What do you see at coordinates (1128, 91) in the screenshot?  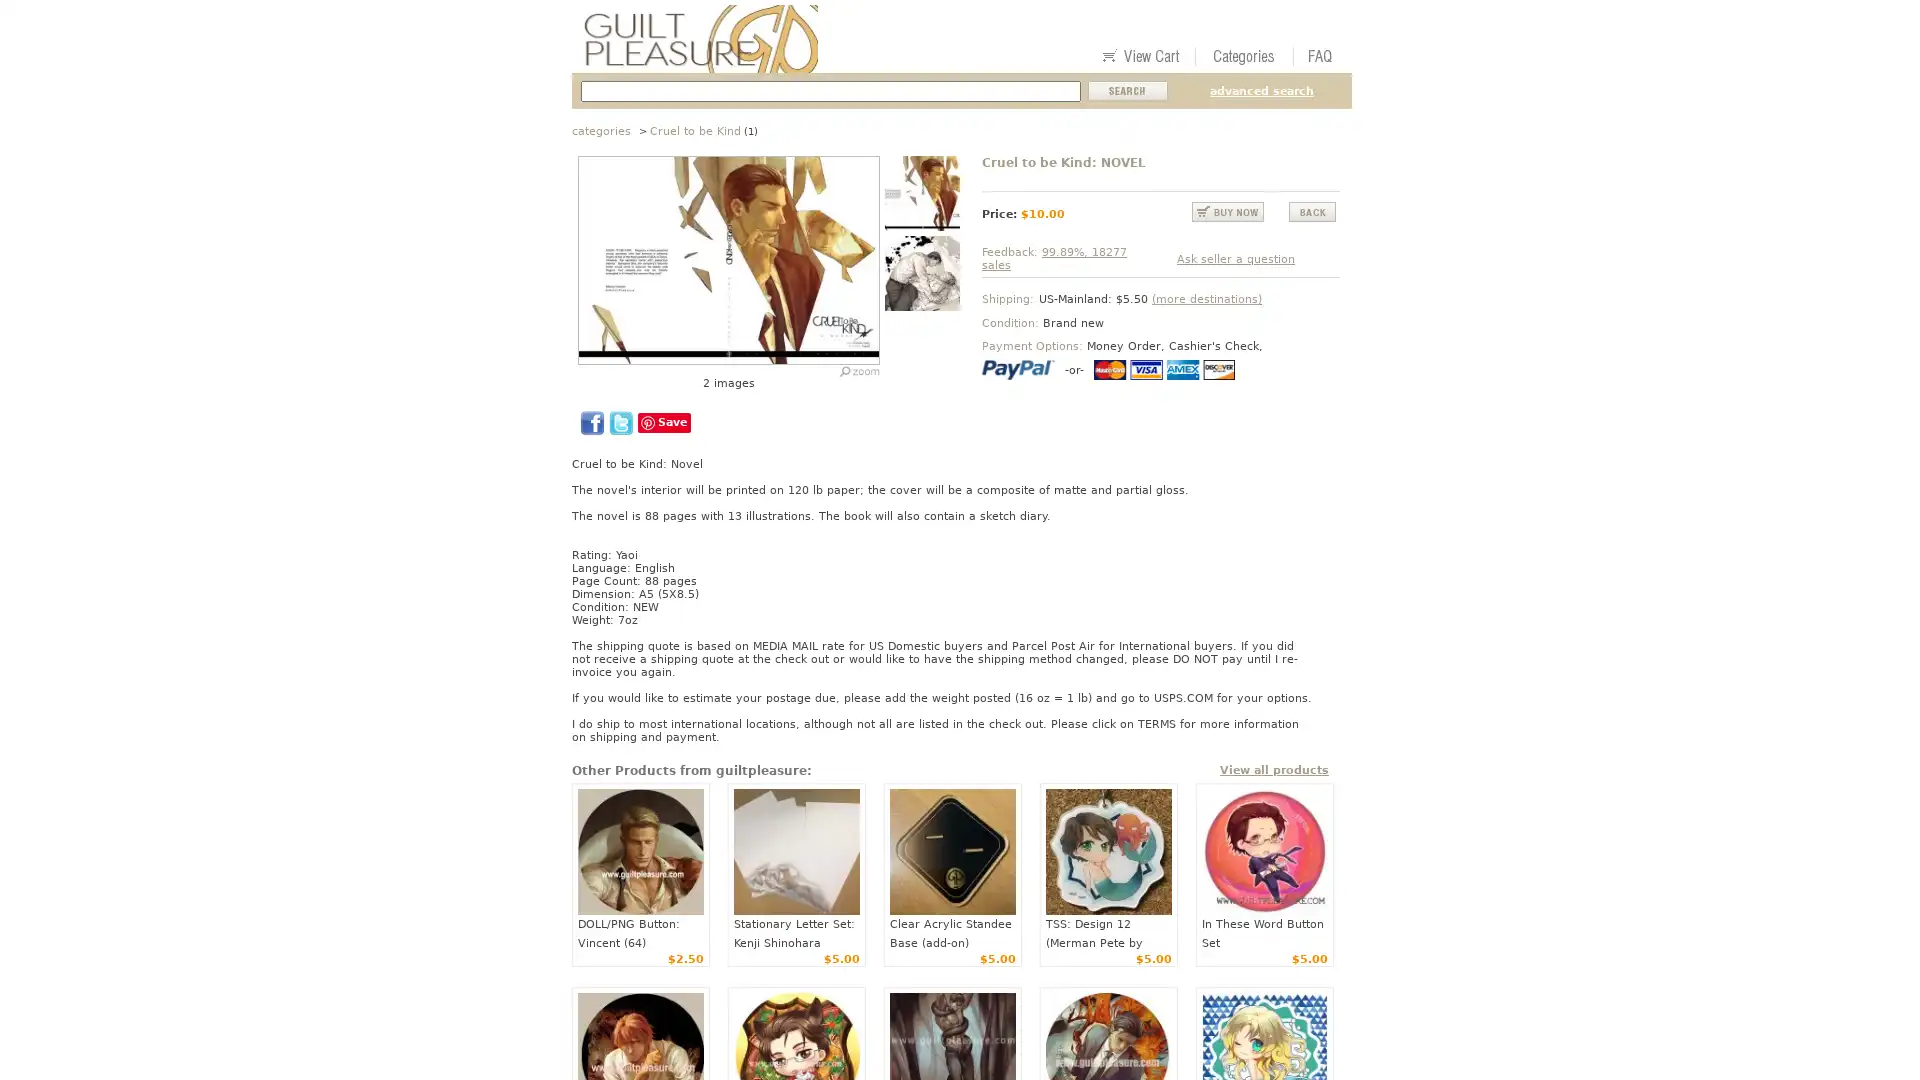 I see `Submit` at bounding box center [1128, 91].